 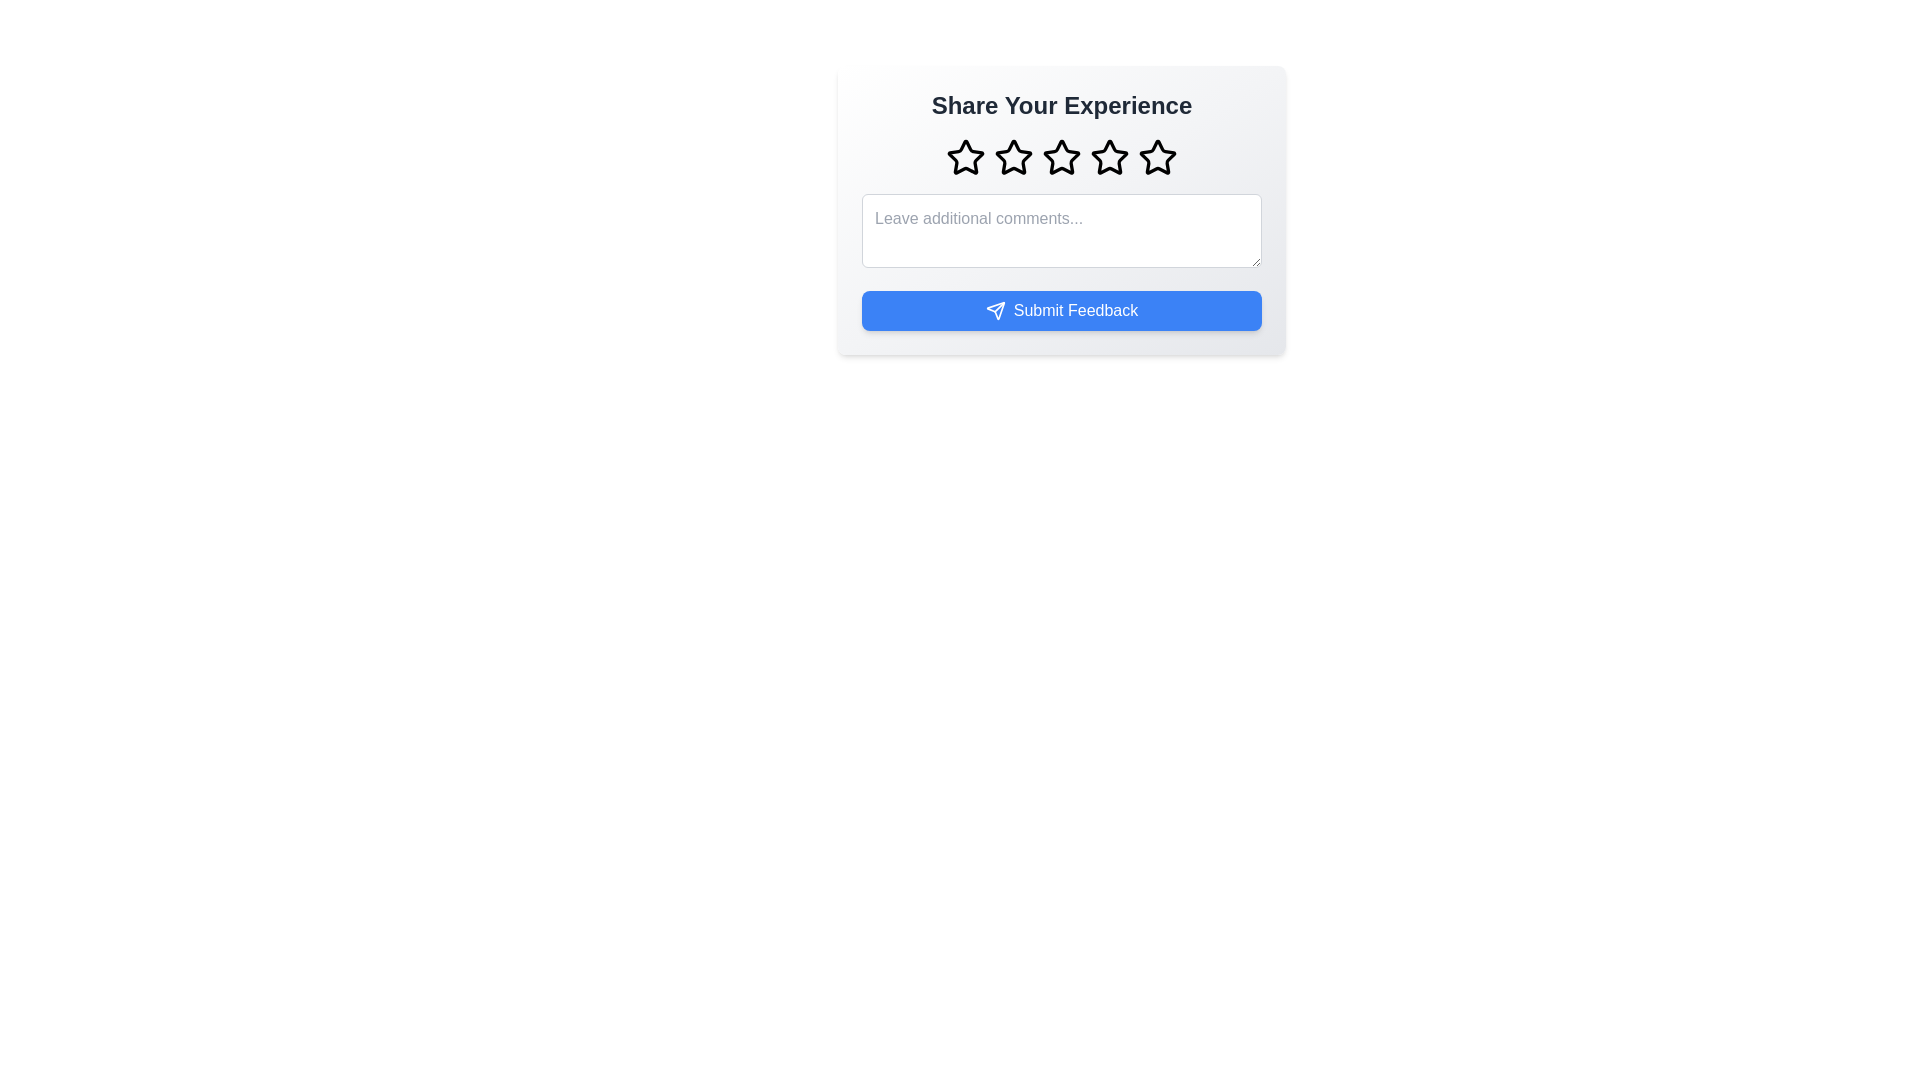 What do you see at coordinates (1108, 156) in the screenshot?
I see `the fourth star icon in the five-point rating system located centrally below the title text 'Share Your Experience'` at bounding box center [1108, 156].